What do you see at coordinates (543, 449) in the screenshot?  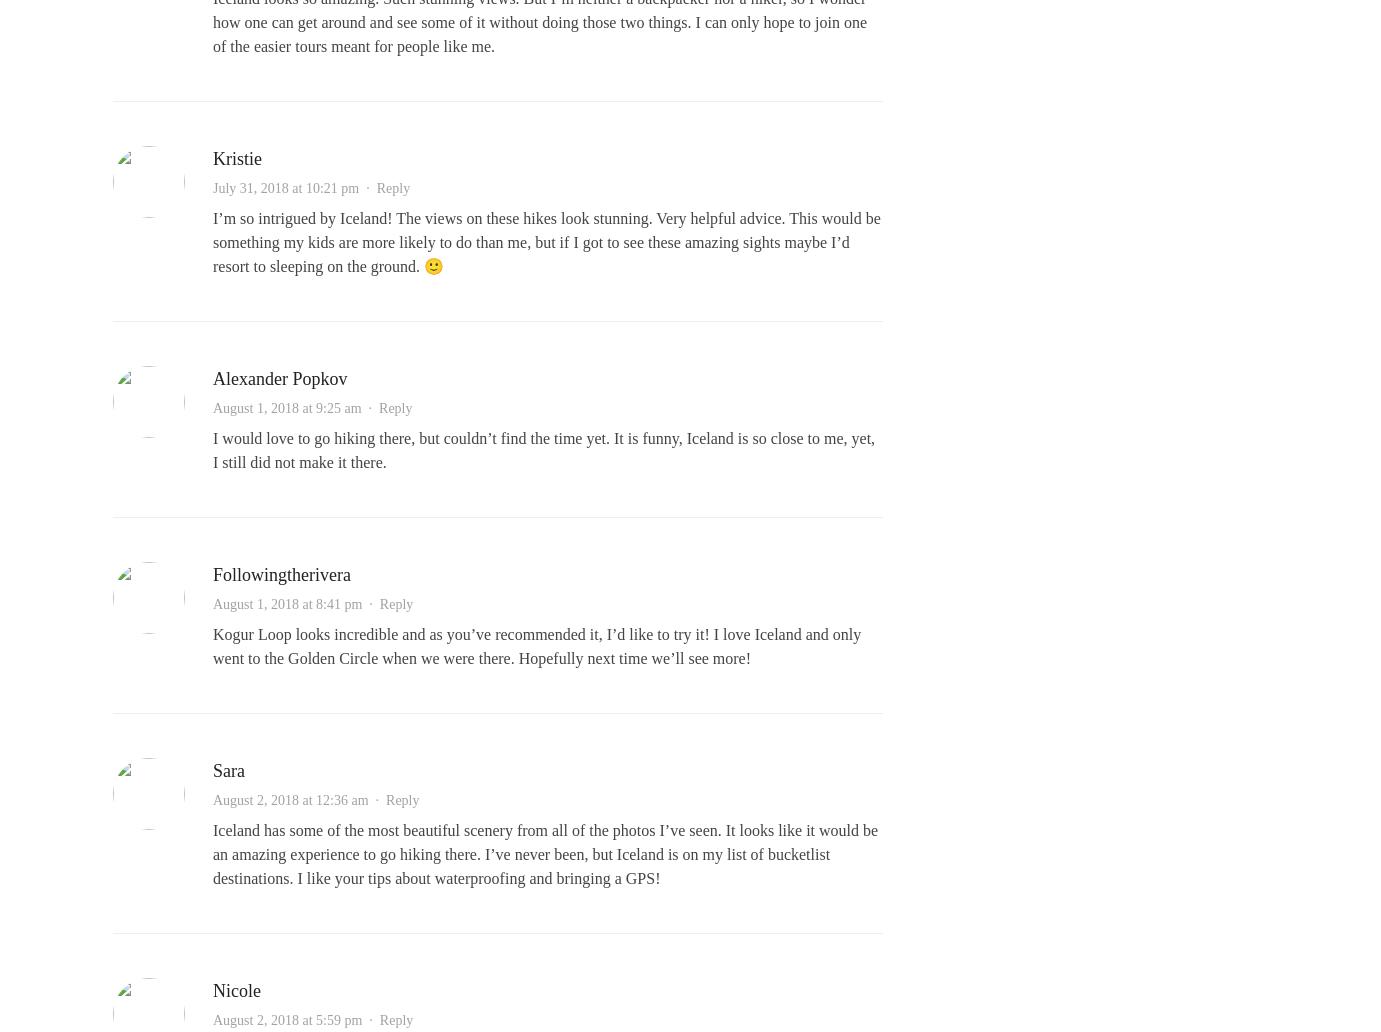 I see `'I would love to go hiking there, but couldn’t find the time yet. It is funny, Iceland is so close to me, yet, I still did not make it there.'` at bounding box center [543, 449].